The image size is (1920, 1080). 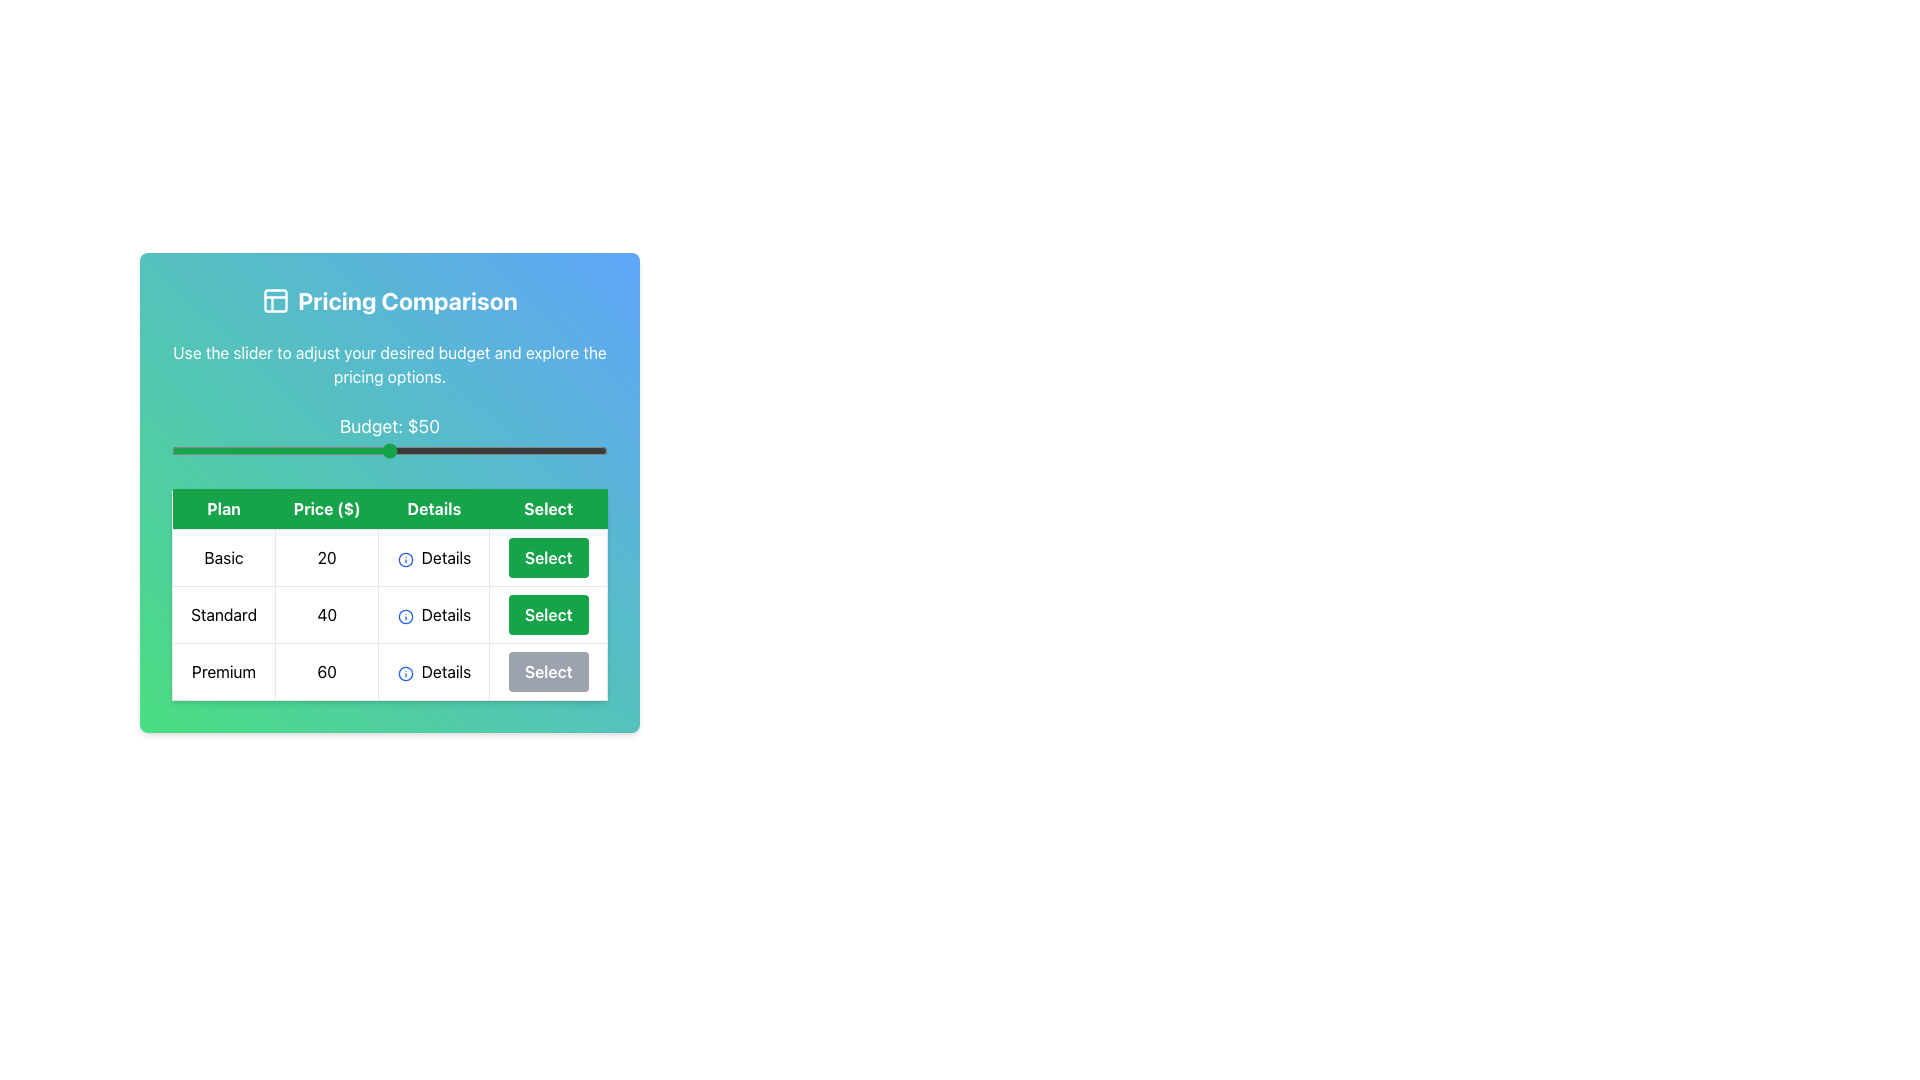 I want to click on the Text label in the 'Pricing Comparison' section that describes the specific plan name, located at the intersection of the first row and first column of the pricing table, so click(x=224, y=558).